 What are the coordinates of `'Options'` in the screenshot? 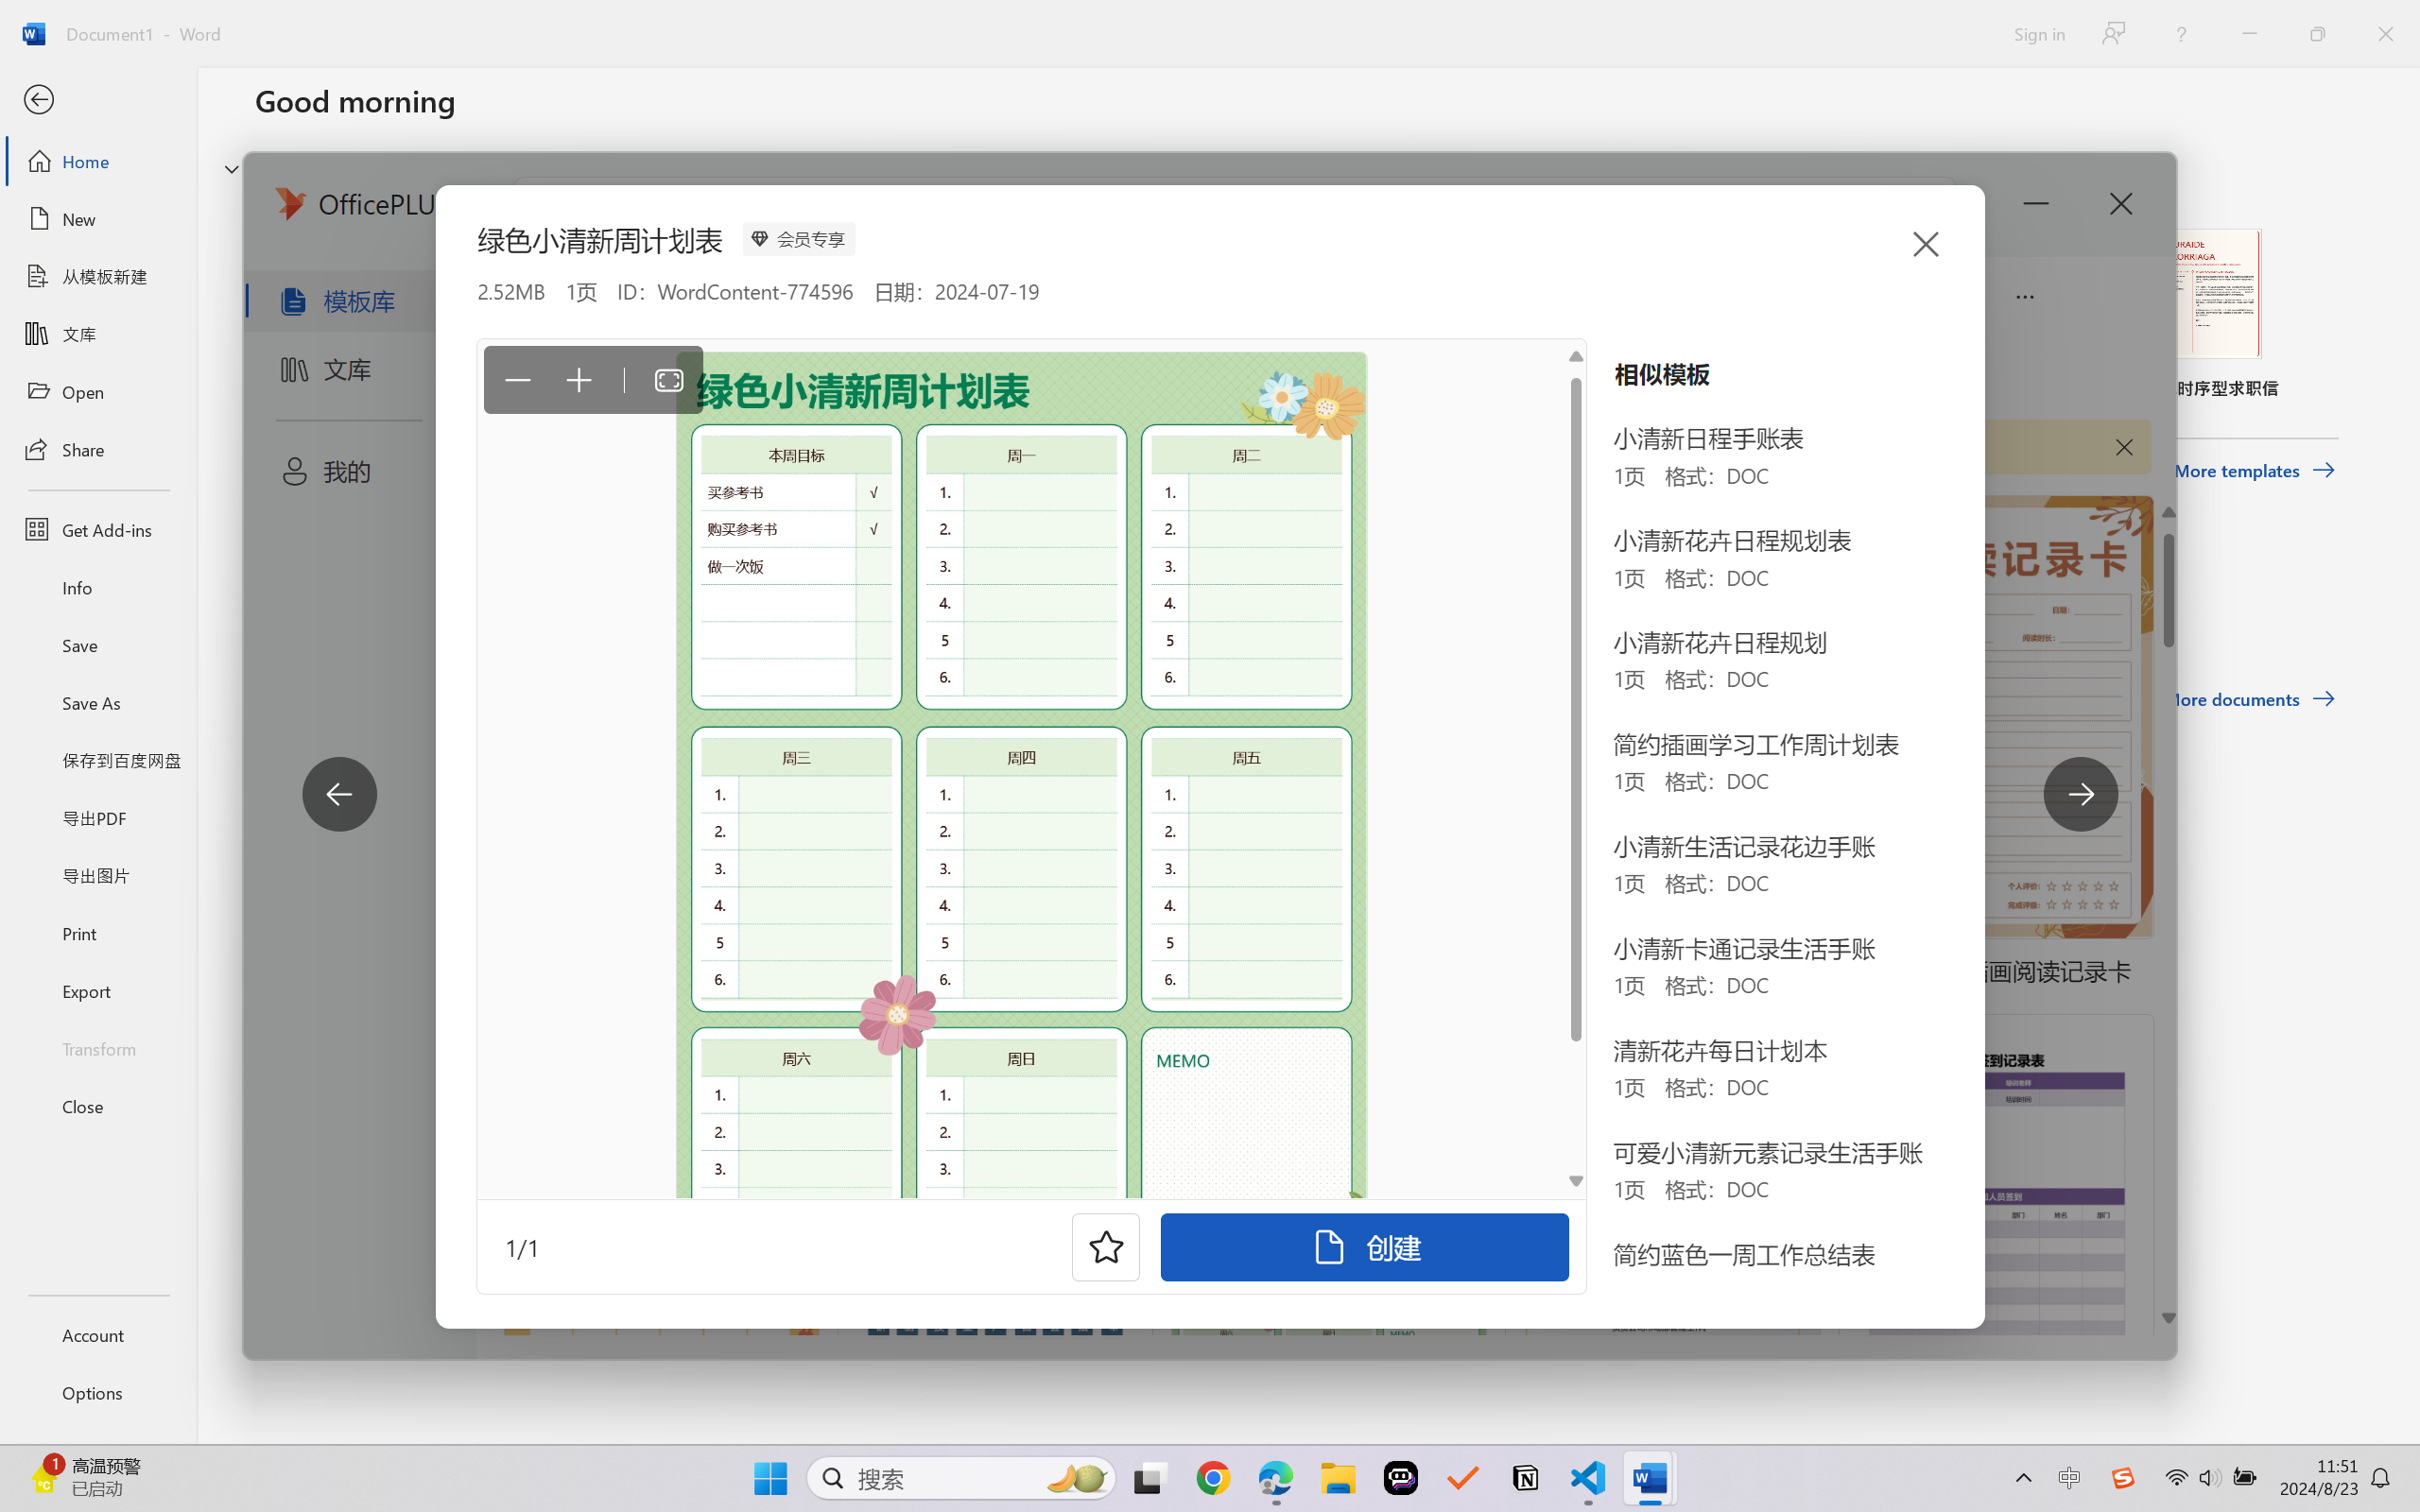 It's located at (97, 1391).